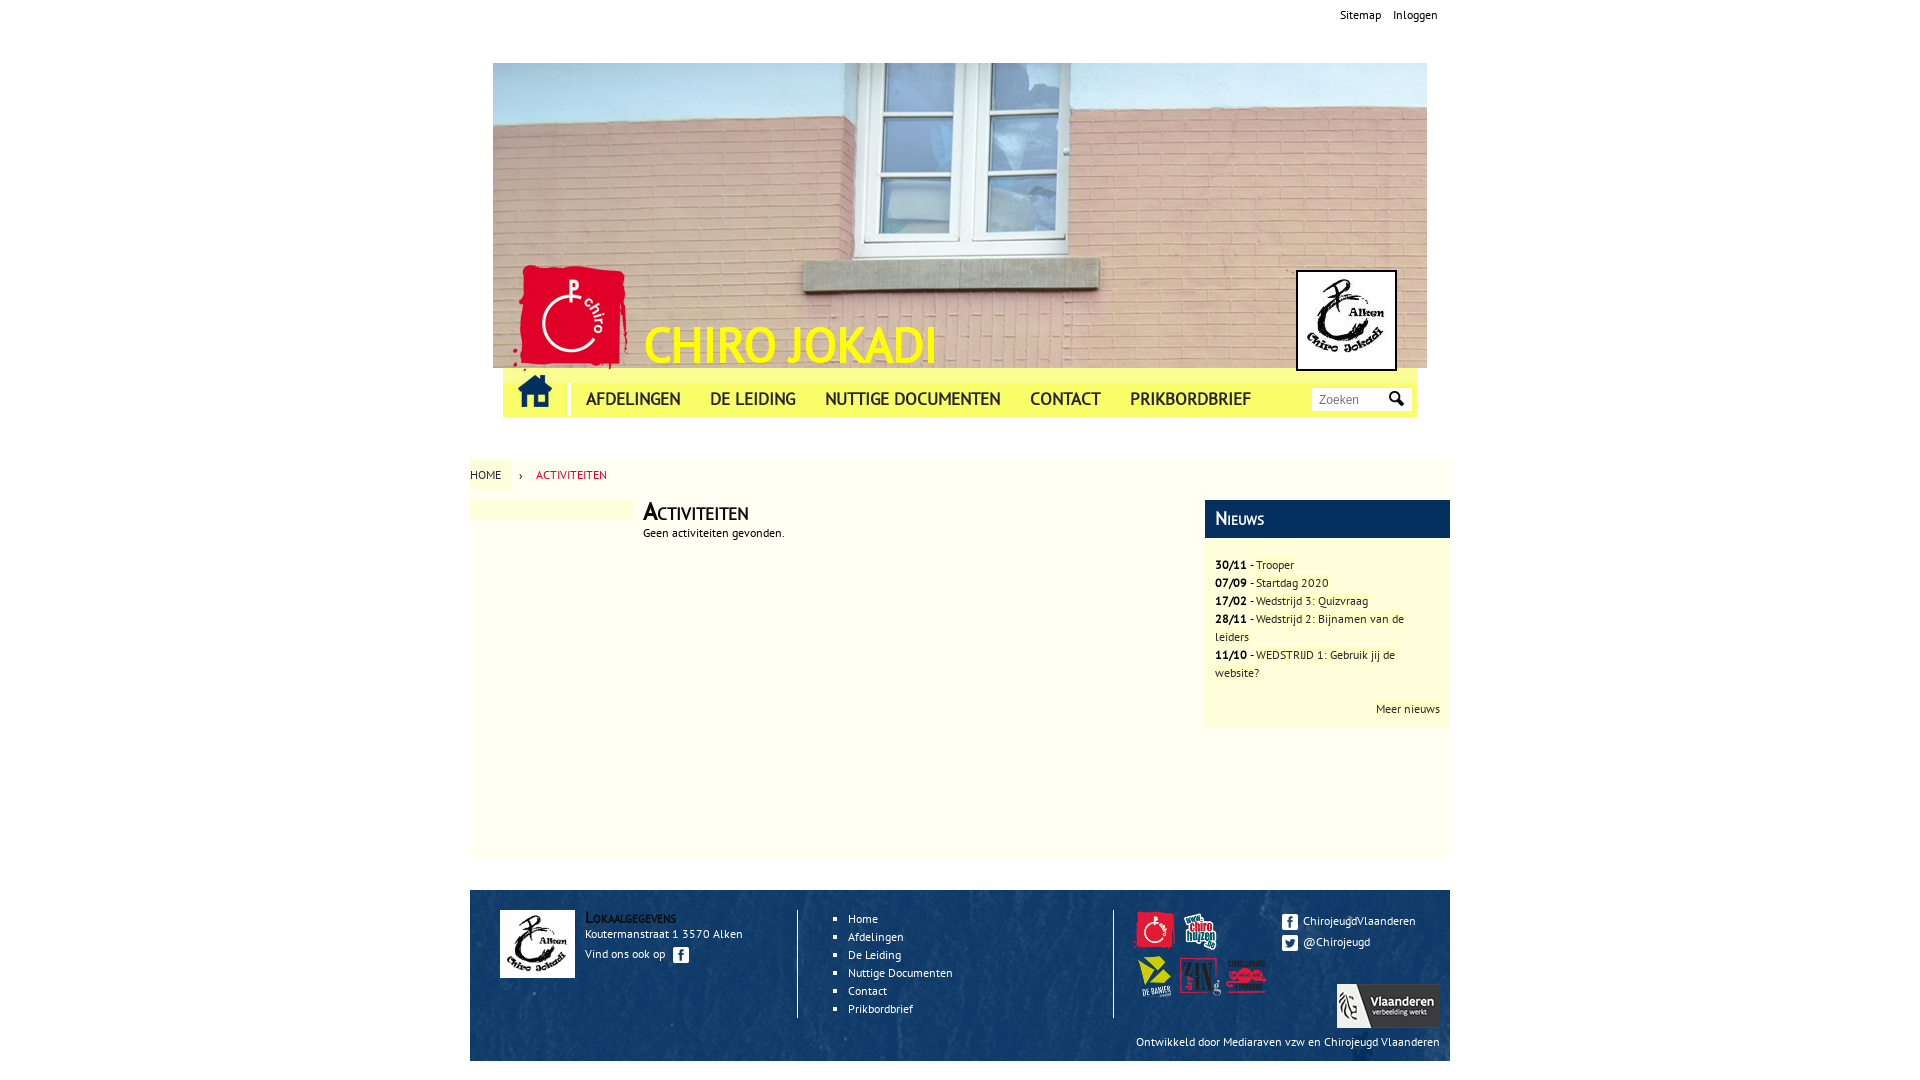 The image size is (1920, 1080). What do you see at coordinates (1262, 1040) in the screenshot?
I see `'Mediaraven vzw'` at bounding box center [1262, 1040].